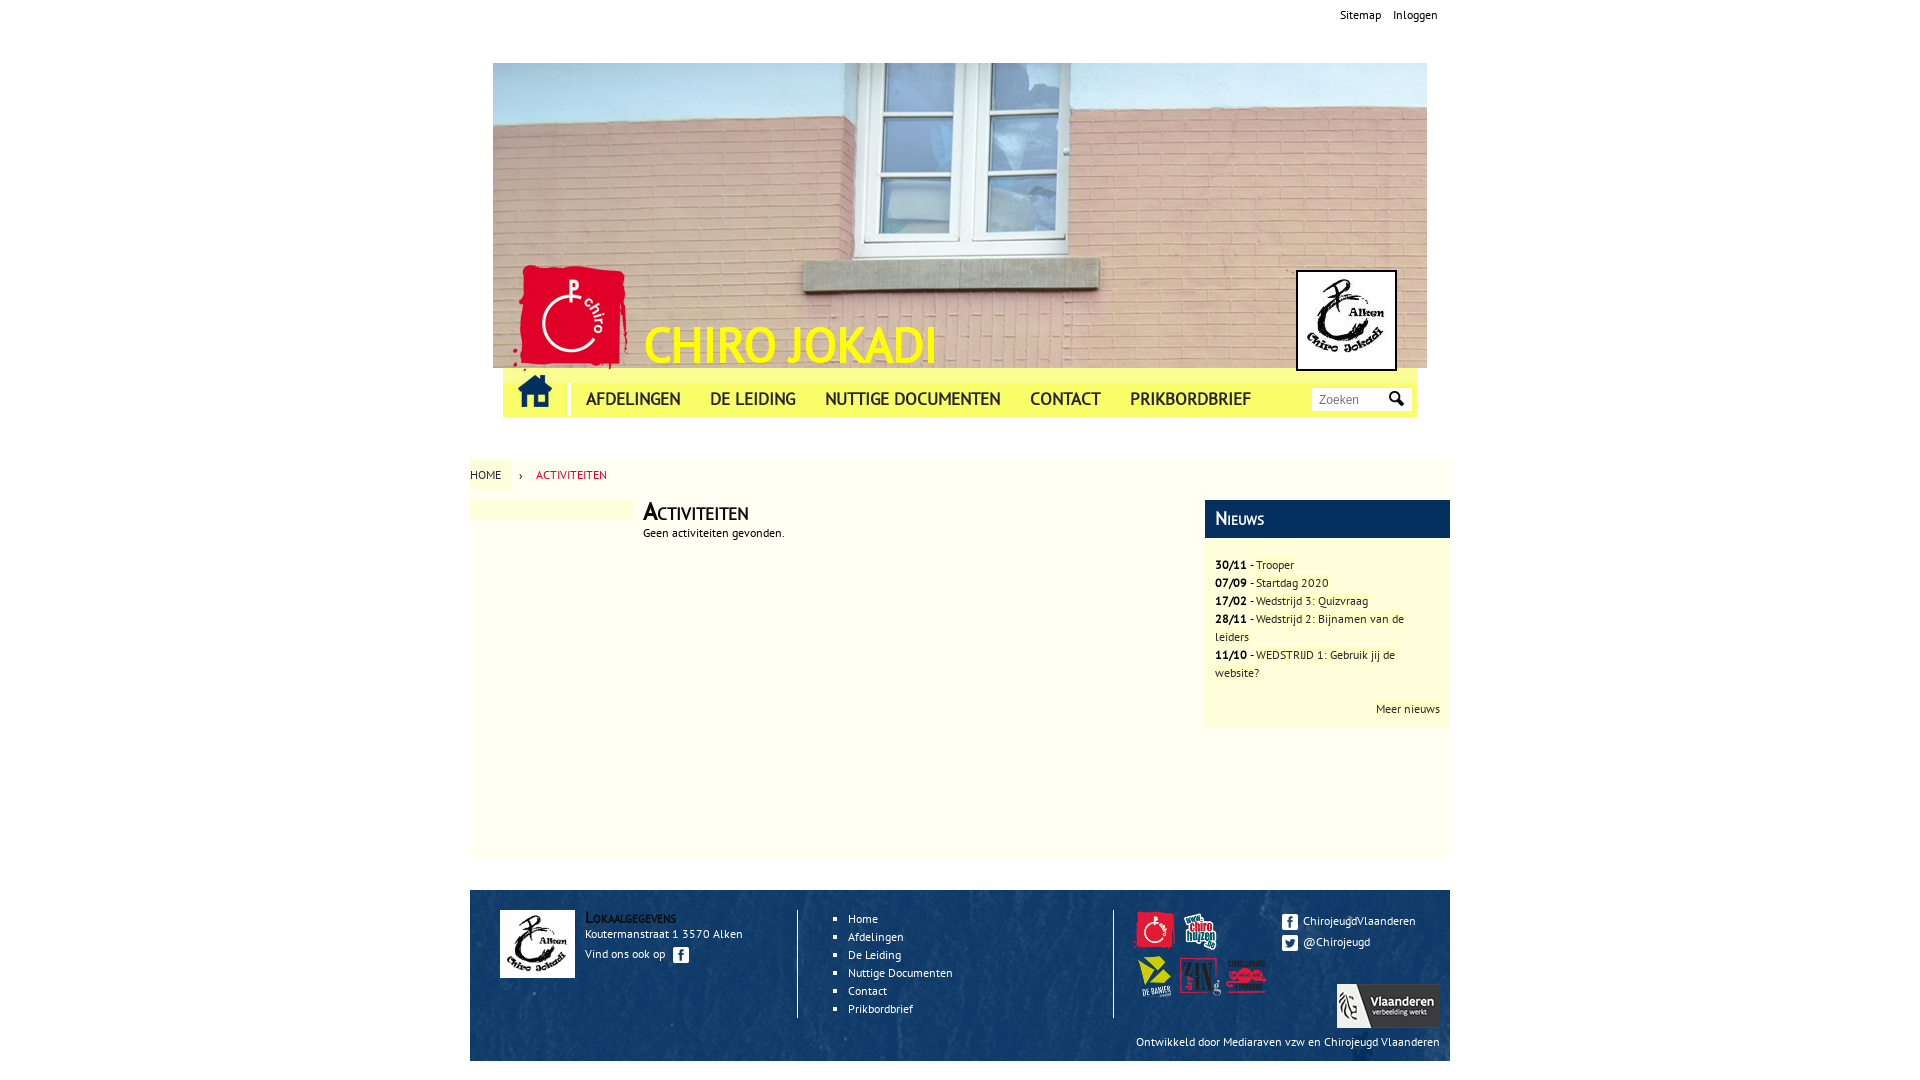 The image size is (1920, 1080). What do you see at coordinates (1262, 1040) in the screenshot?
I see `'Mediaraven vzw'` at bounding box center [1262, 1040].